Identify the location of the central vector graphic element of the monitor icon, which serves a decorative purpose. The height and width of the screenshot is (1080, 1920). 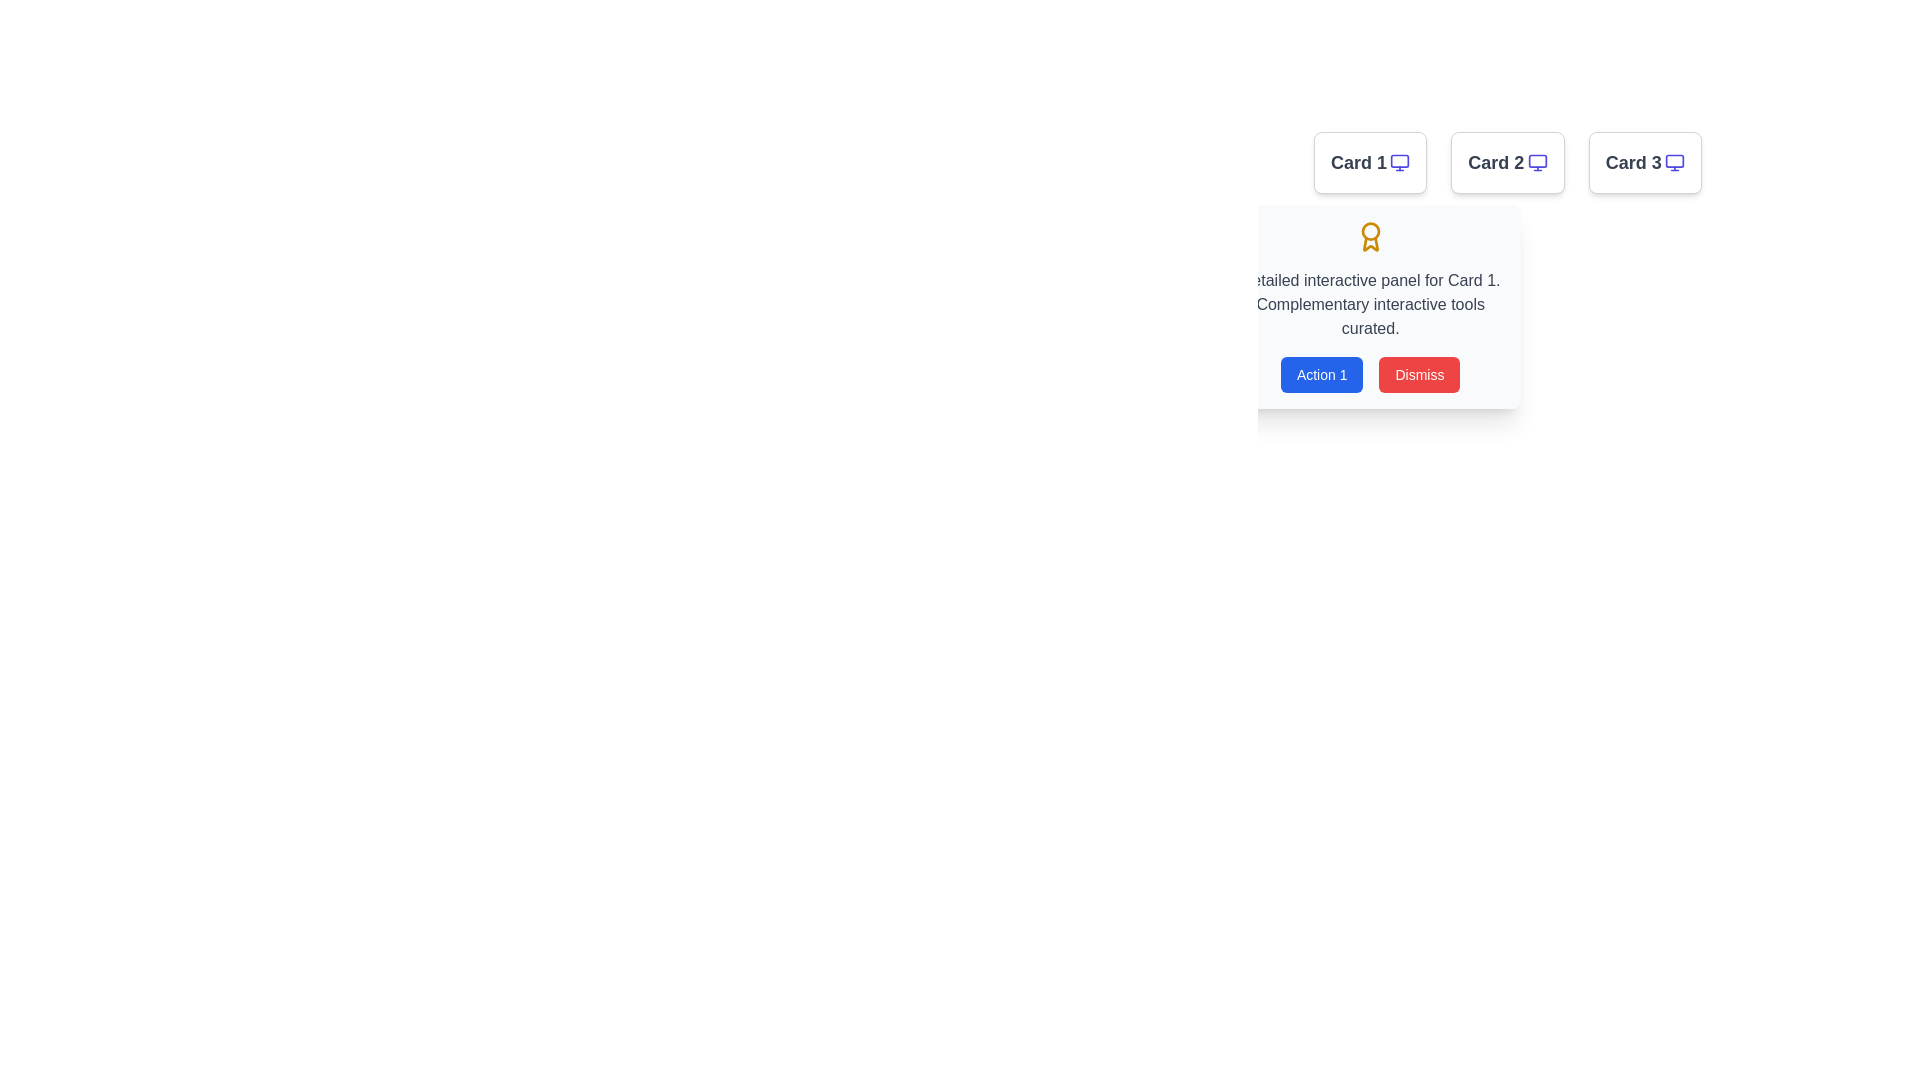
(1536, 160).